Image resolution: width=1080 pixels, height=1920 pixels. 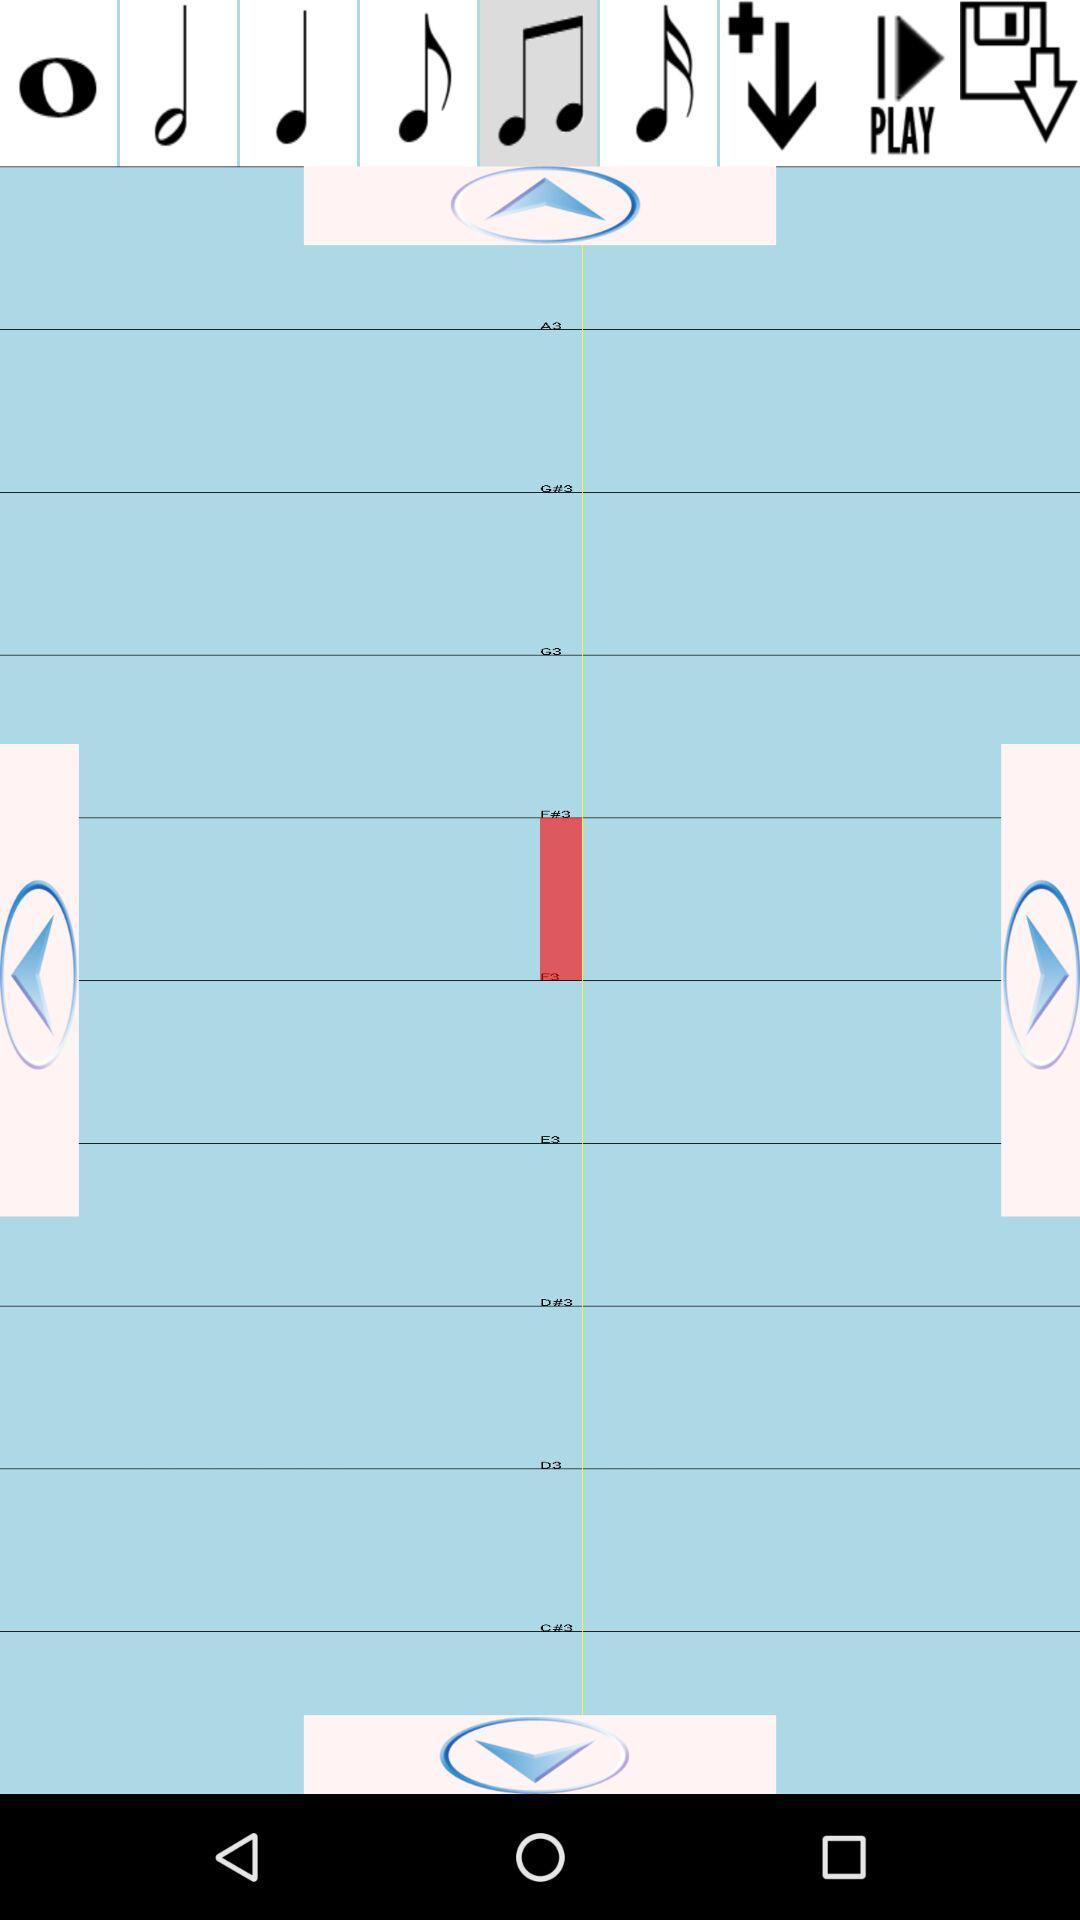 What do you see at coordinates (898, 82) in the screenshot?
I see `playback` at bounding box center [898, 82].